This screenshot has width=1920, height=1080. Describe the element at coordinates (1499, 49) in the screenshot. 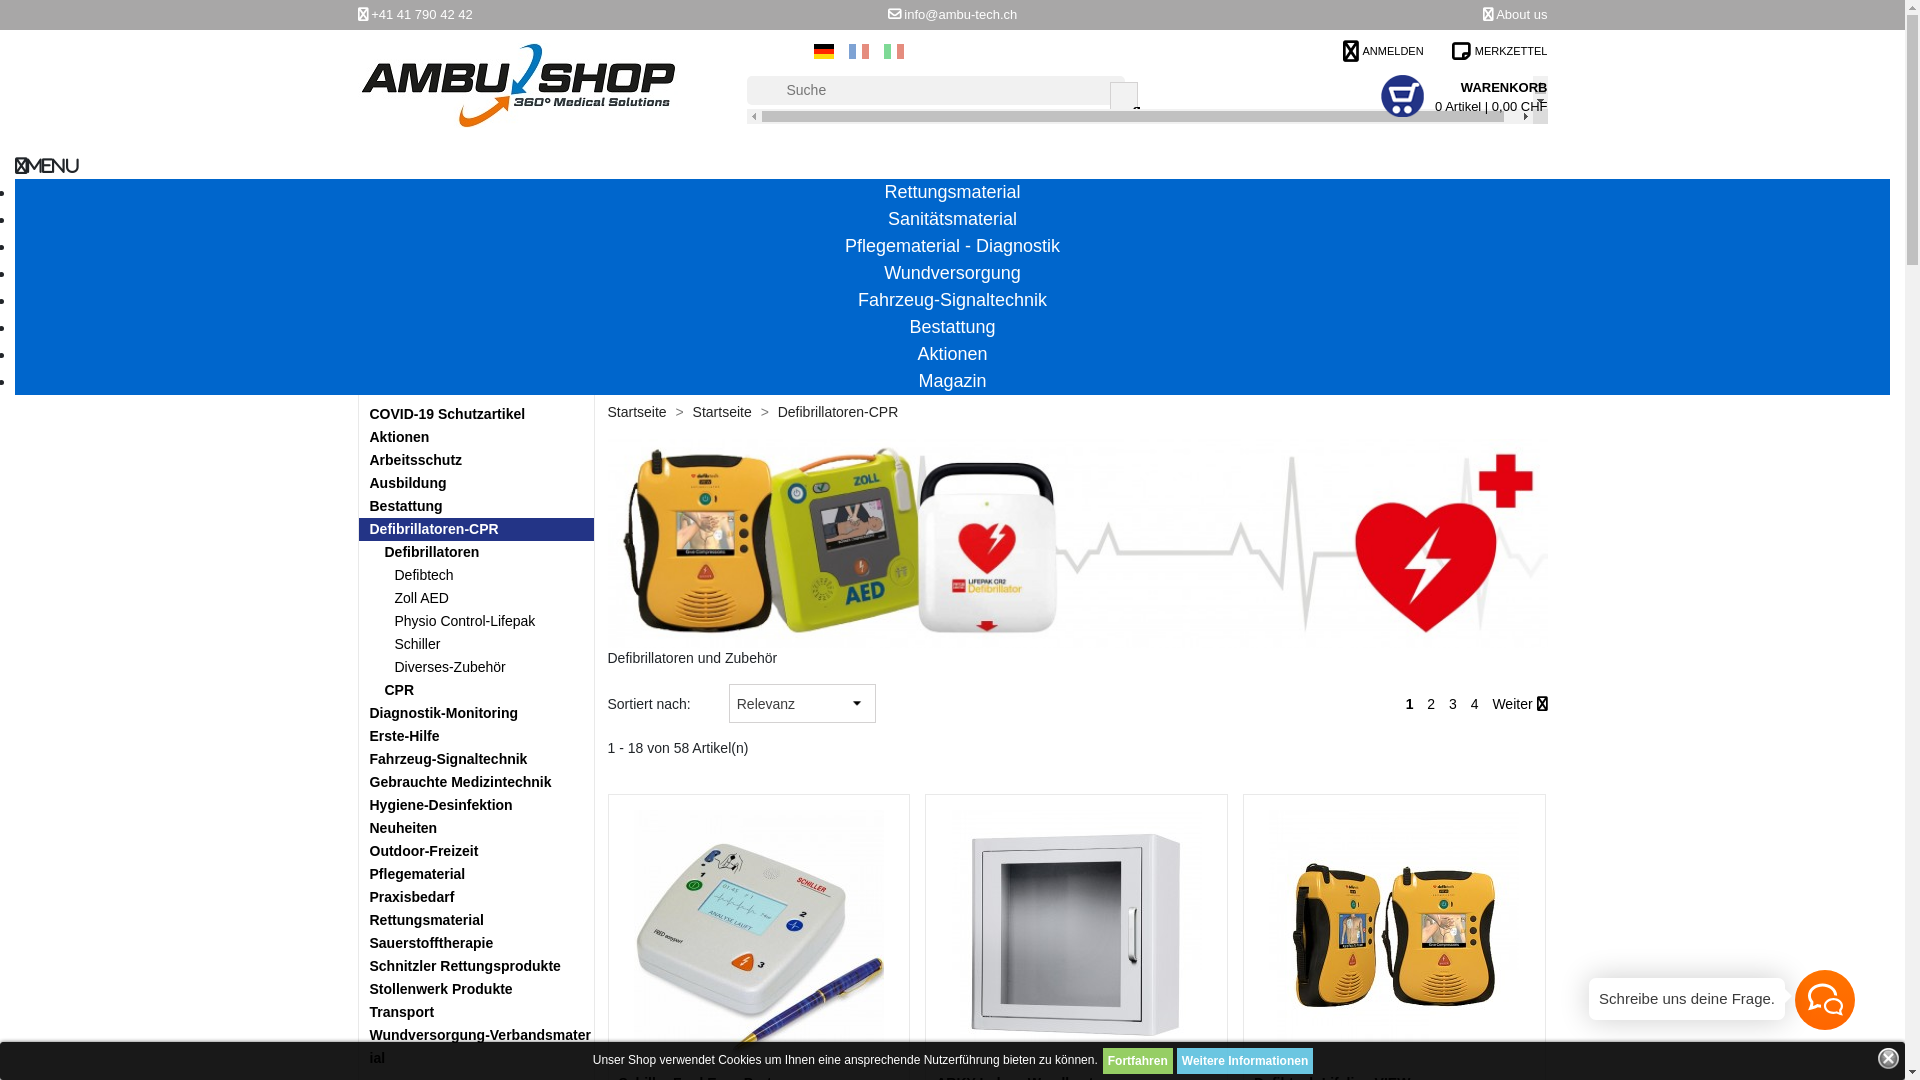

I see `'MERKZETTEL'` at that location.